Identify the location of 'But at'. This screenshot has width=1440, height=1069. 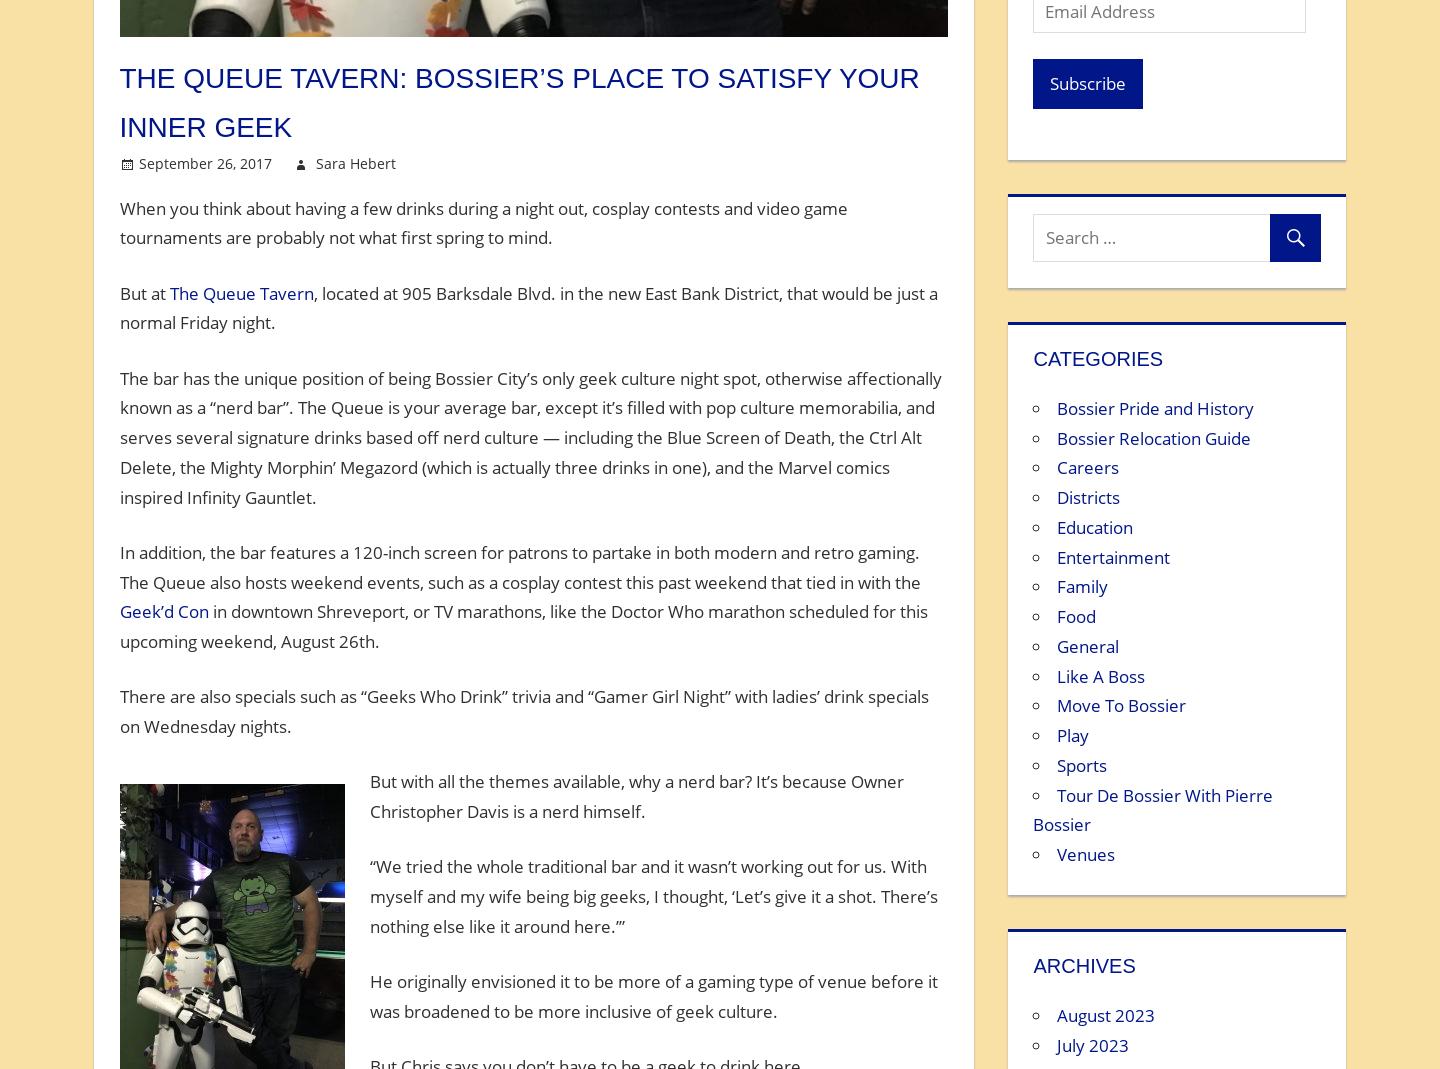
(143, 291).